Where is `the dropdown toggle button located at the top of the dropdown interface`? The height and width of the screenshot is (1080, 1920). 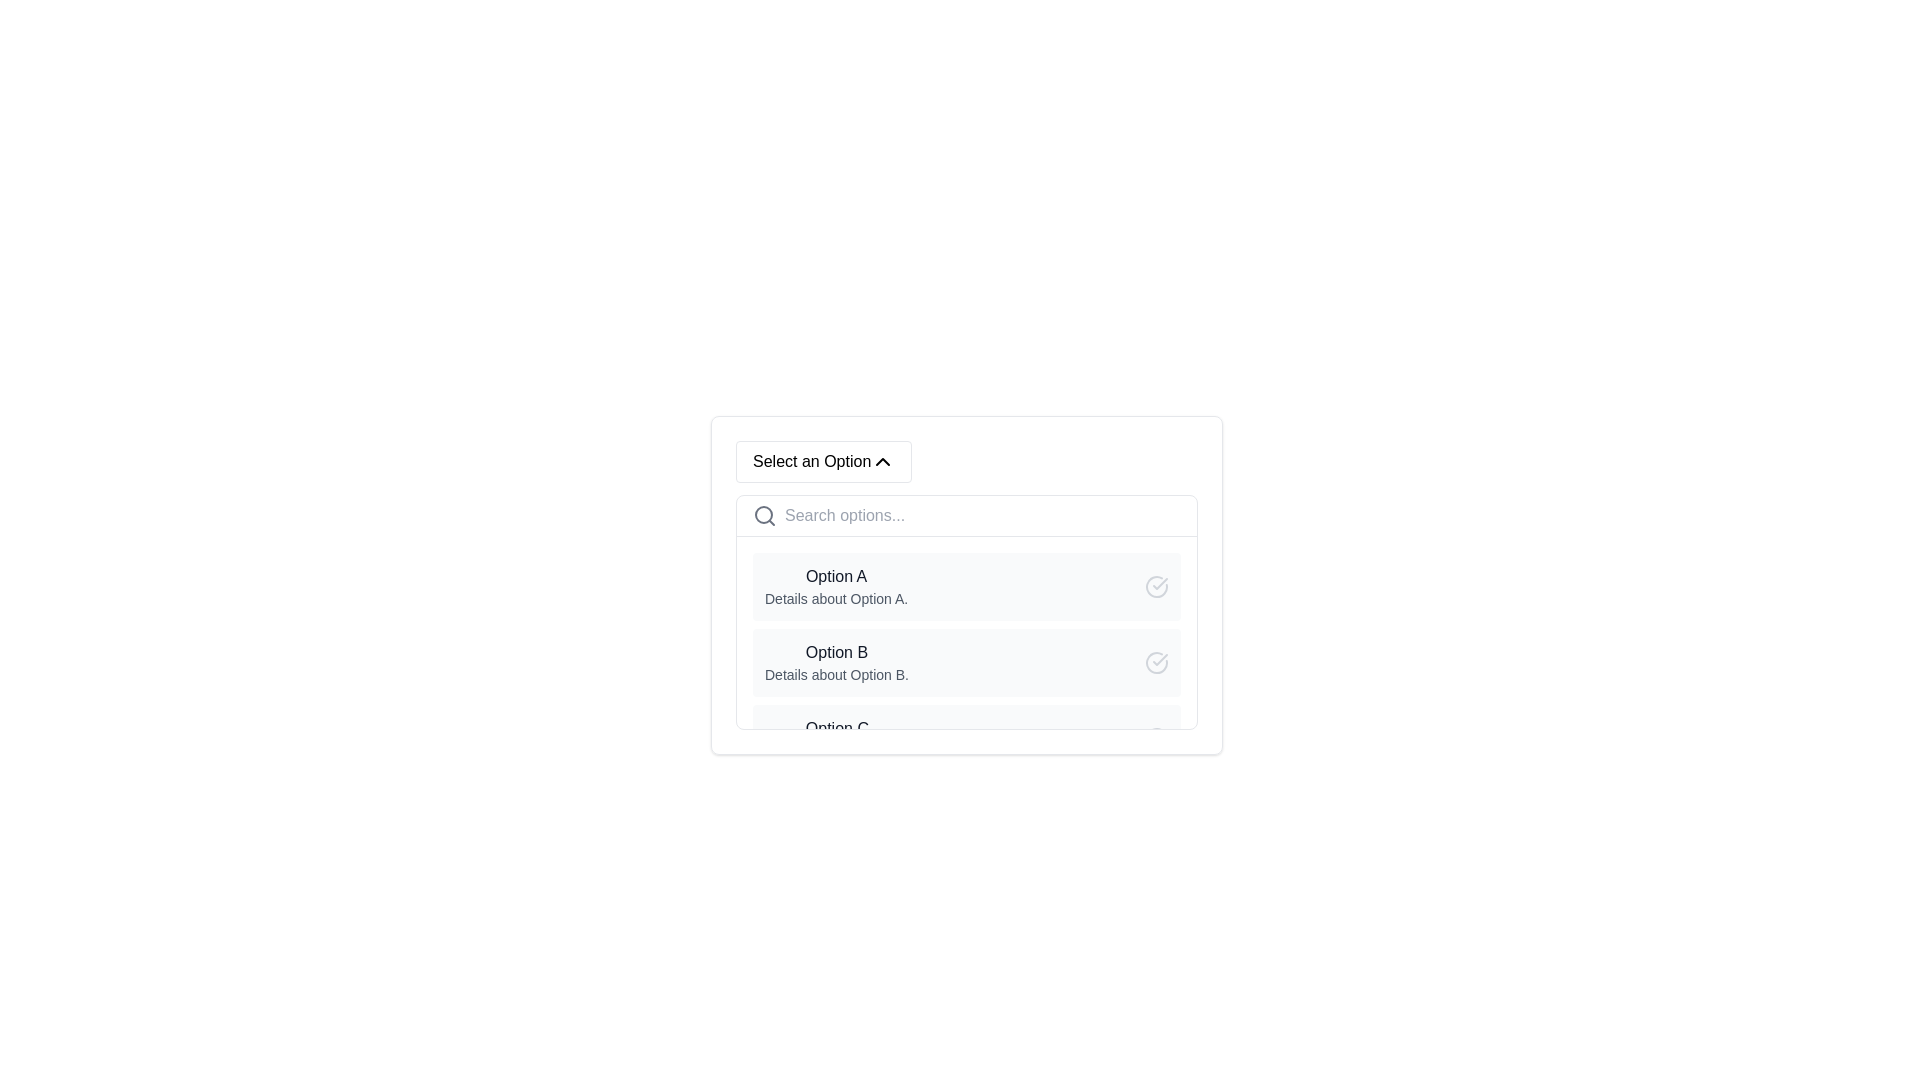
the dropdown toggle button located at the top of the dropdown interface is located at coordinates (824, 462).